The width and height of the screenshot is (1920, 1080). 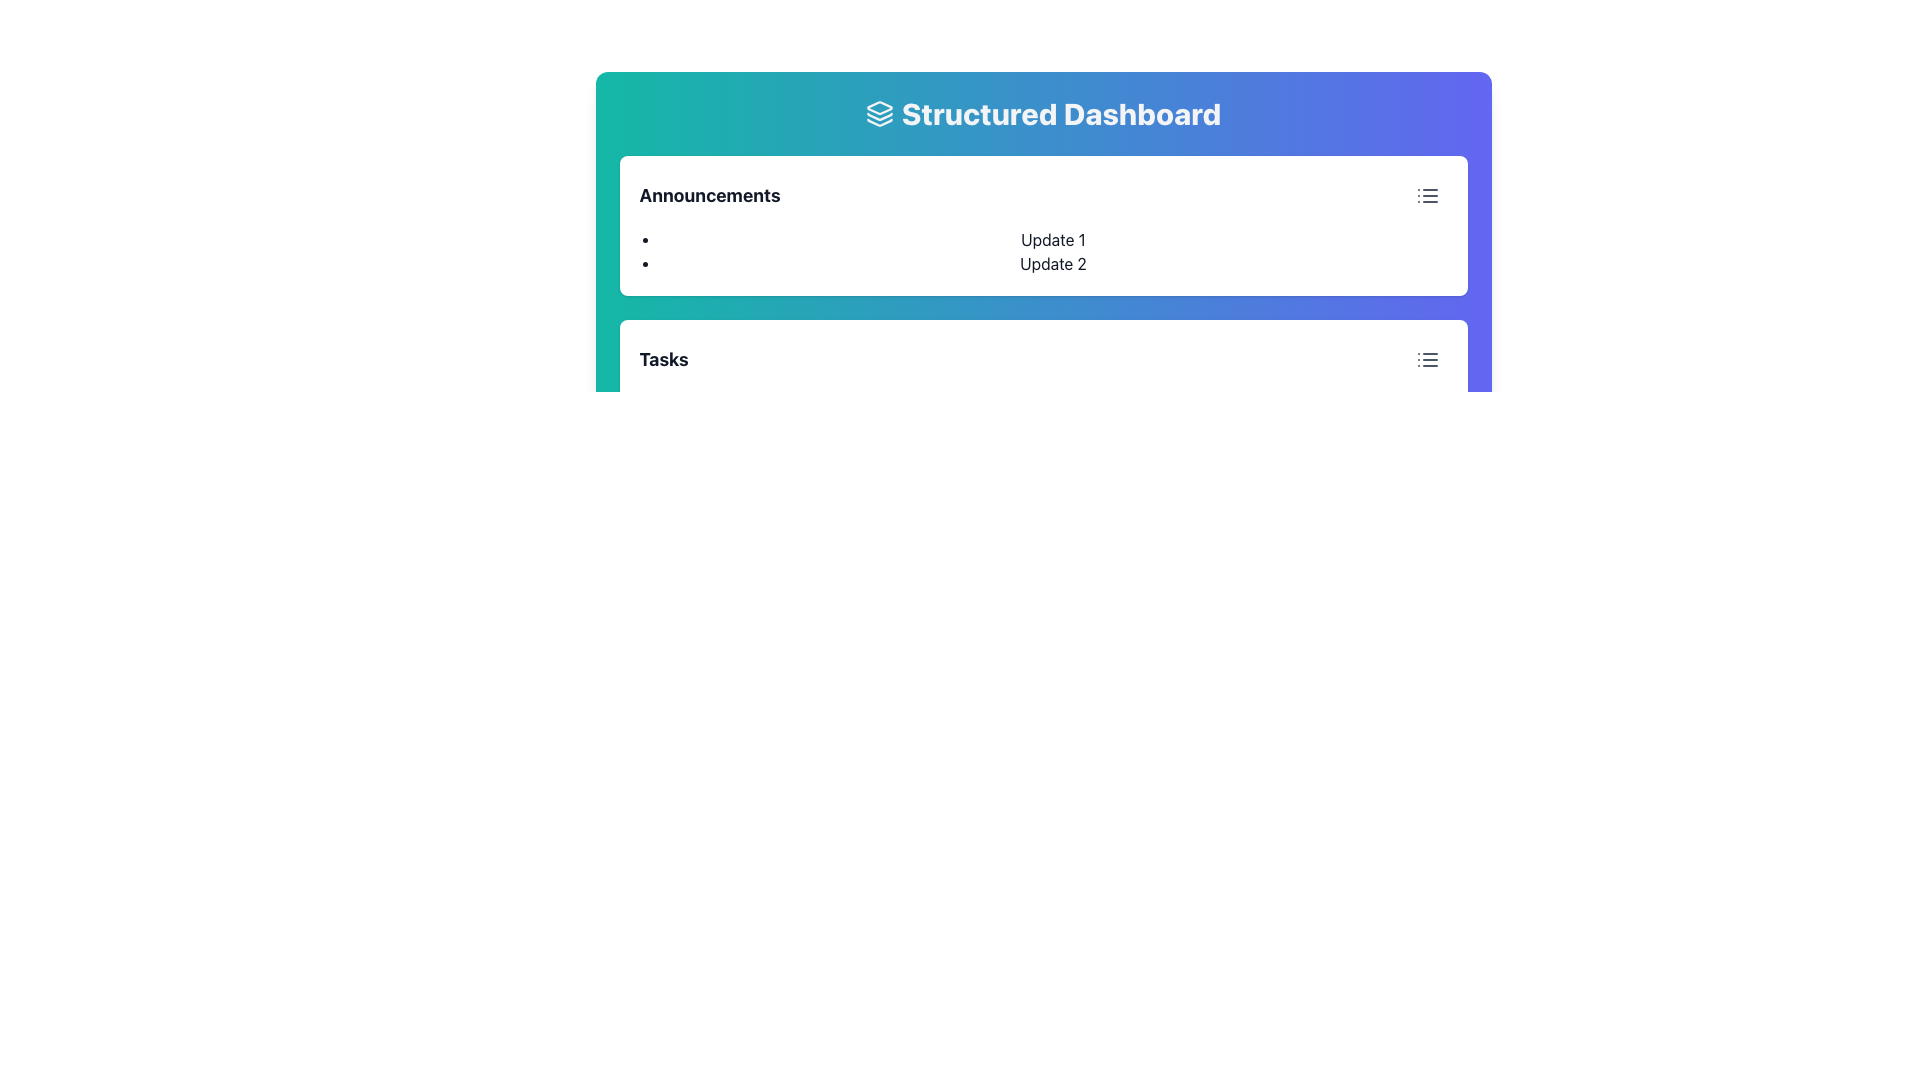 I want to click on the bold text label displaying 'Announcements' located on the top-left side of the white panel, so click(x=710, y=196).